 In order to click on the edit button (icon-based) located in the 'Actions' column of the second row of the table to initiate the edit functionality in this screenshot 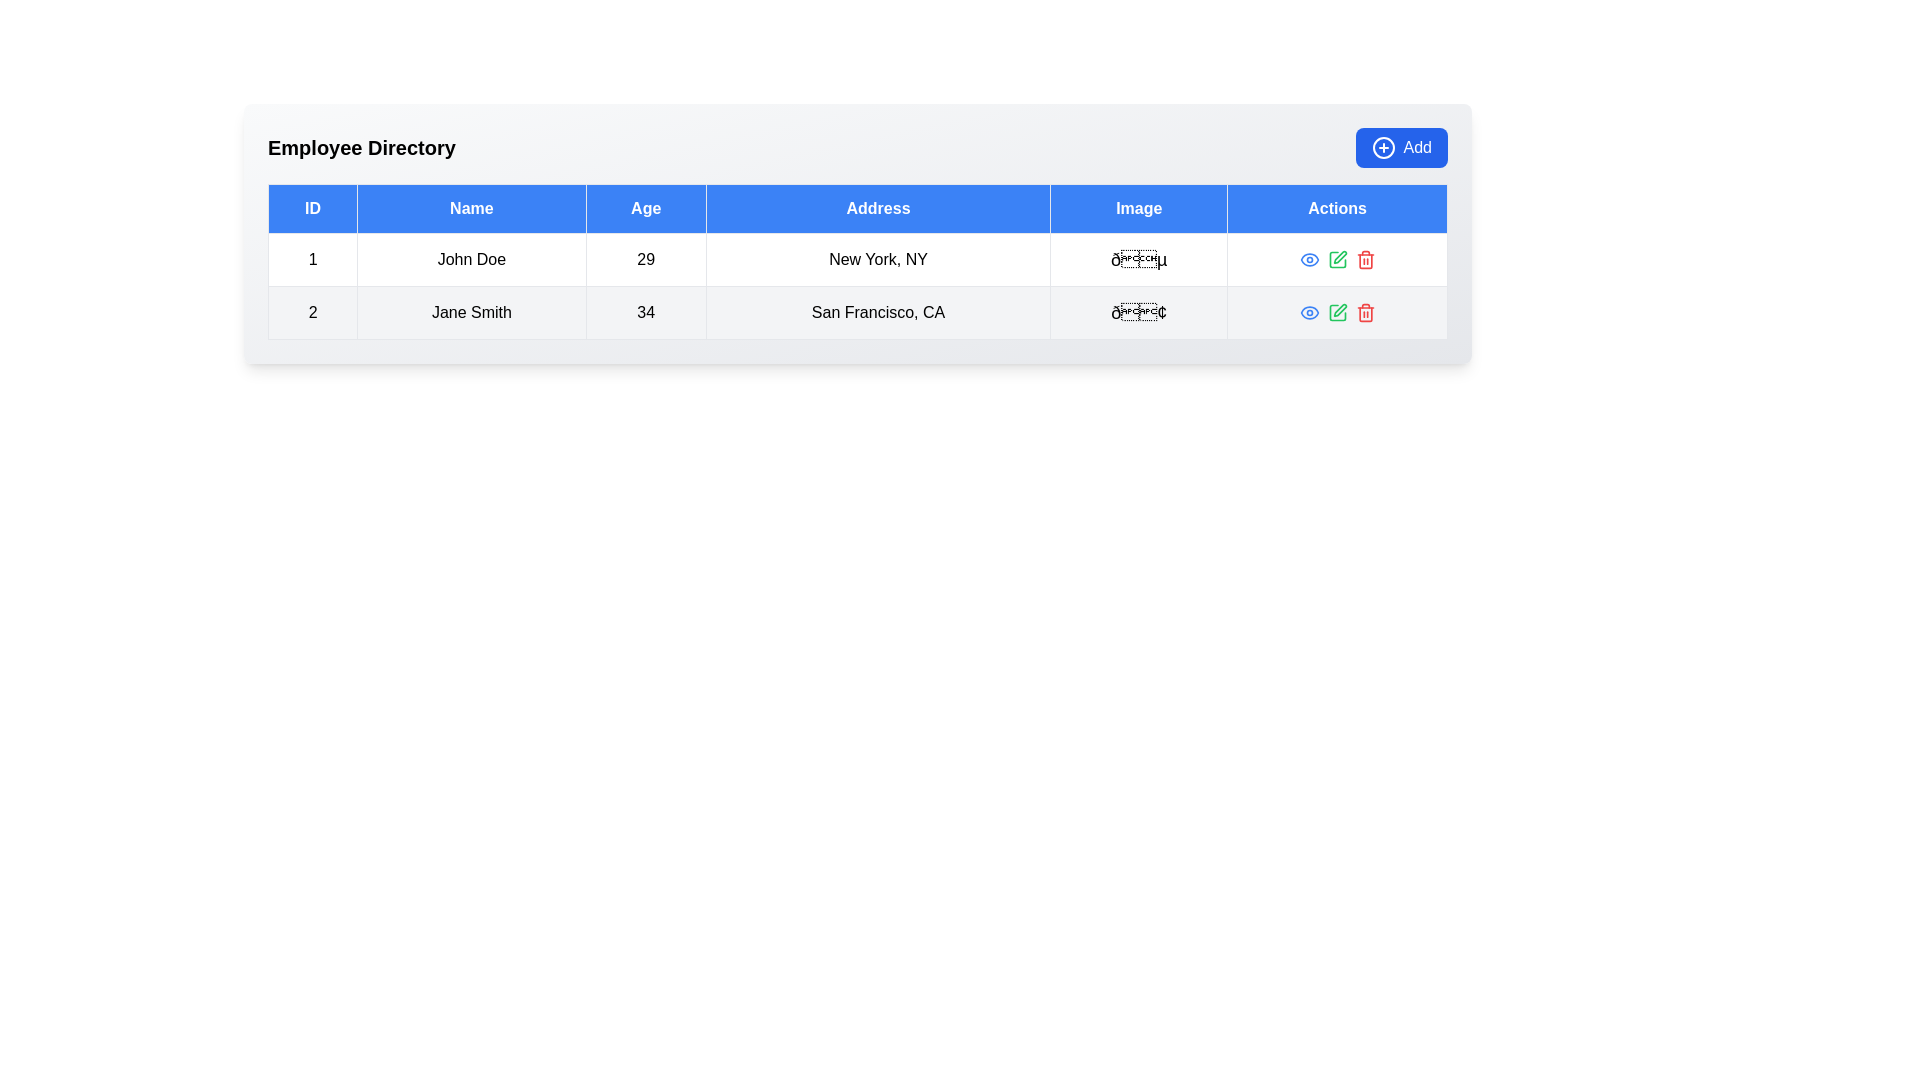, I will do `click(1337, 312)`.